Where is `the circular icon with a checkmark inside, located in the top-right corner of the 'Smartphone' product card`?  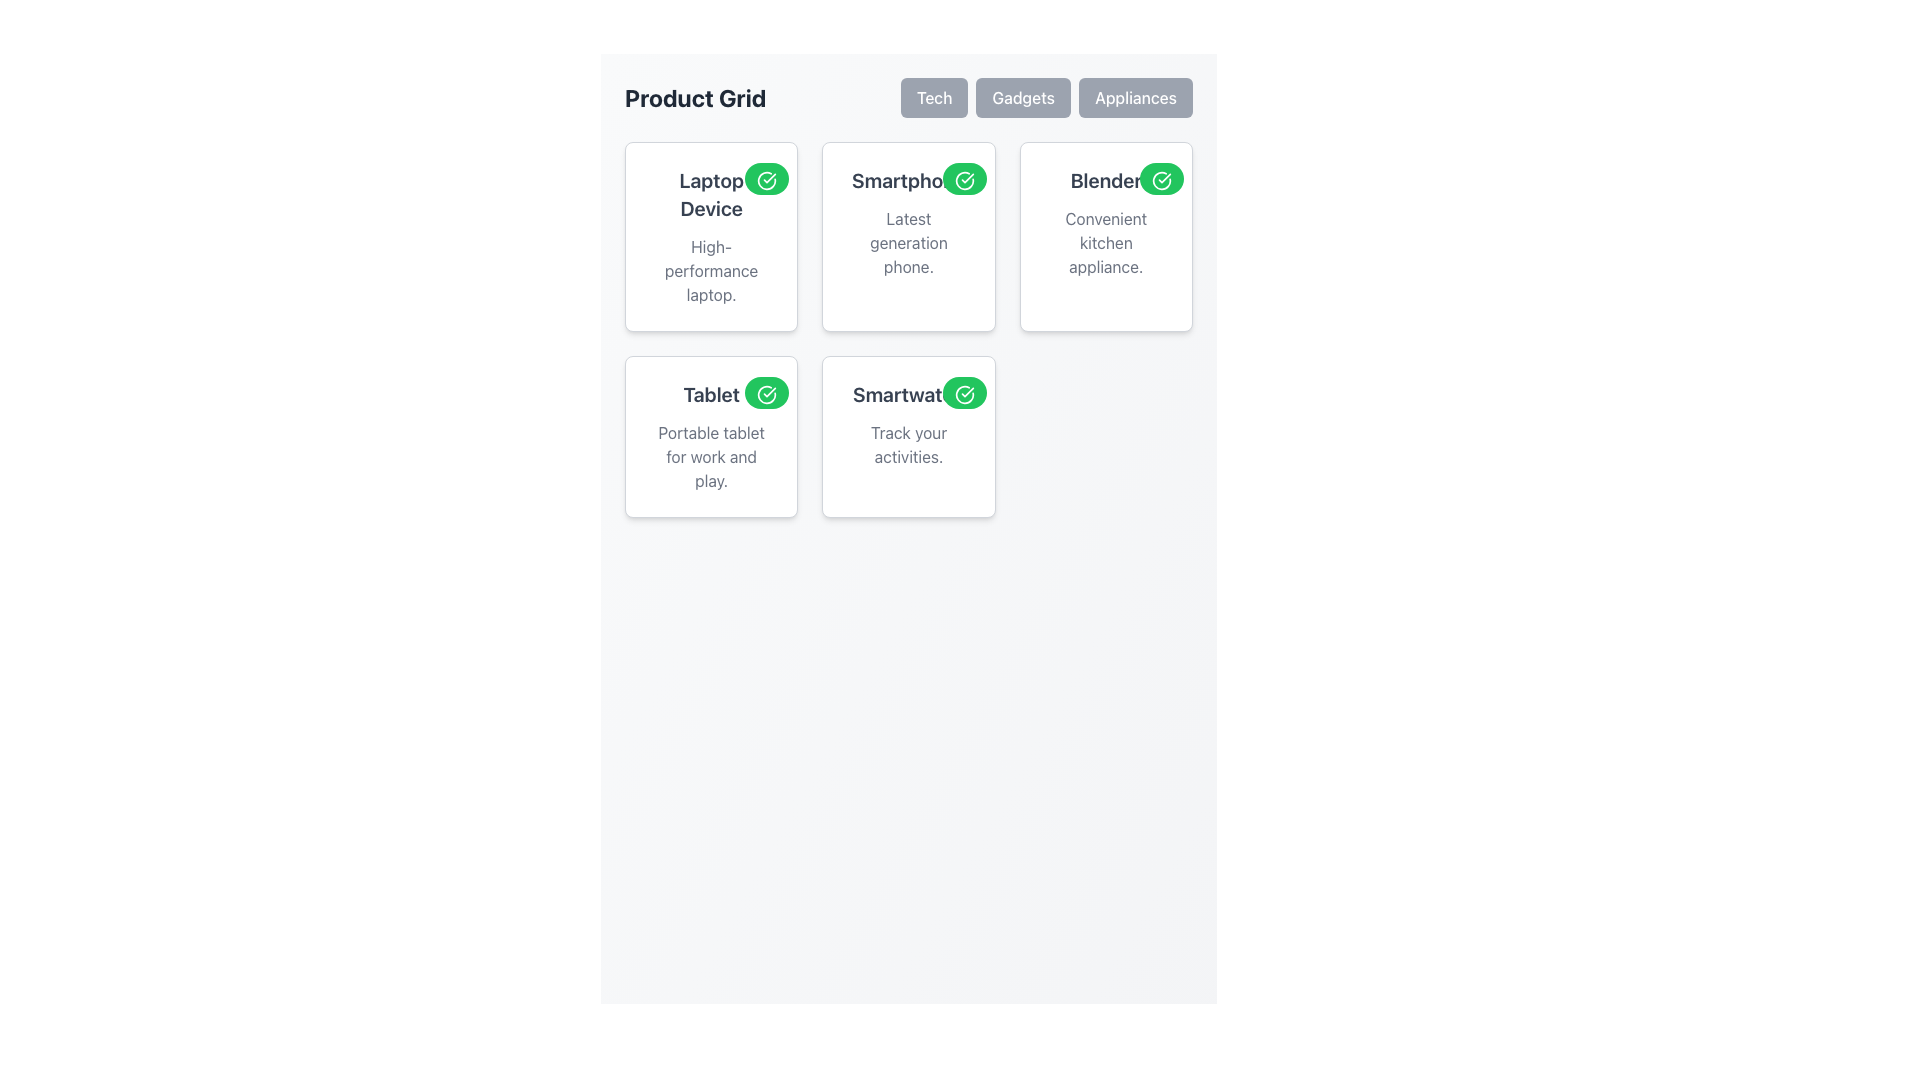
the circular icon with a checkmark inside, located in the top-right corner of the 'Smartphone' product card is located at coordinates (964, 180).